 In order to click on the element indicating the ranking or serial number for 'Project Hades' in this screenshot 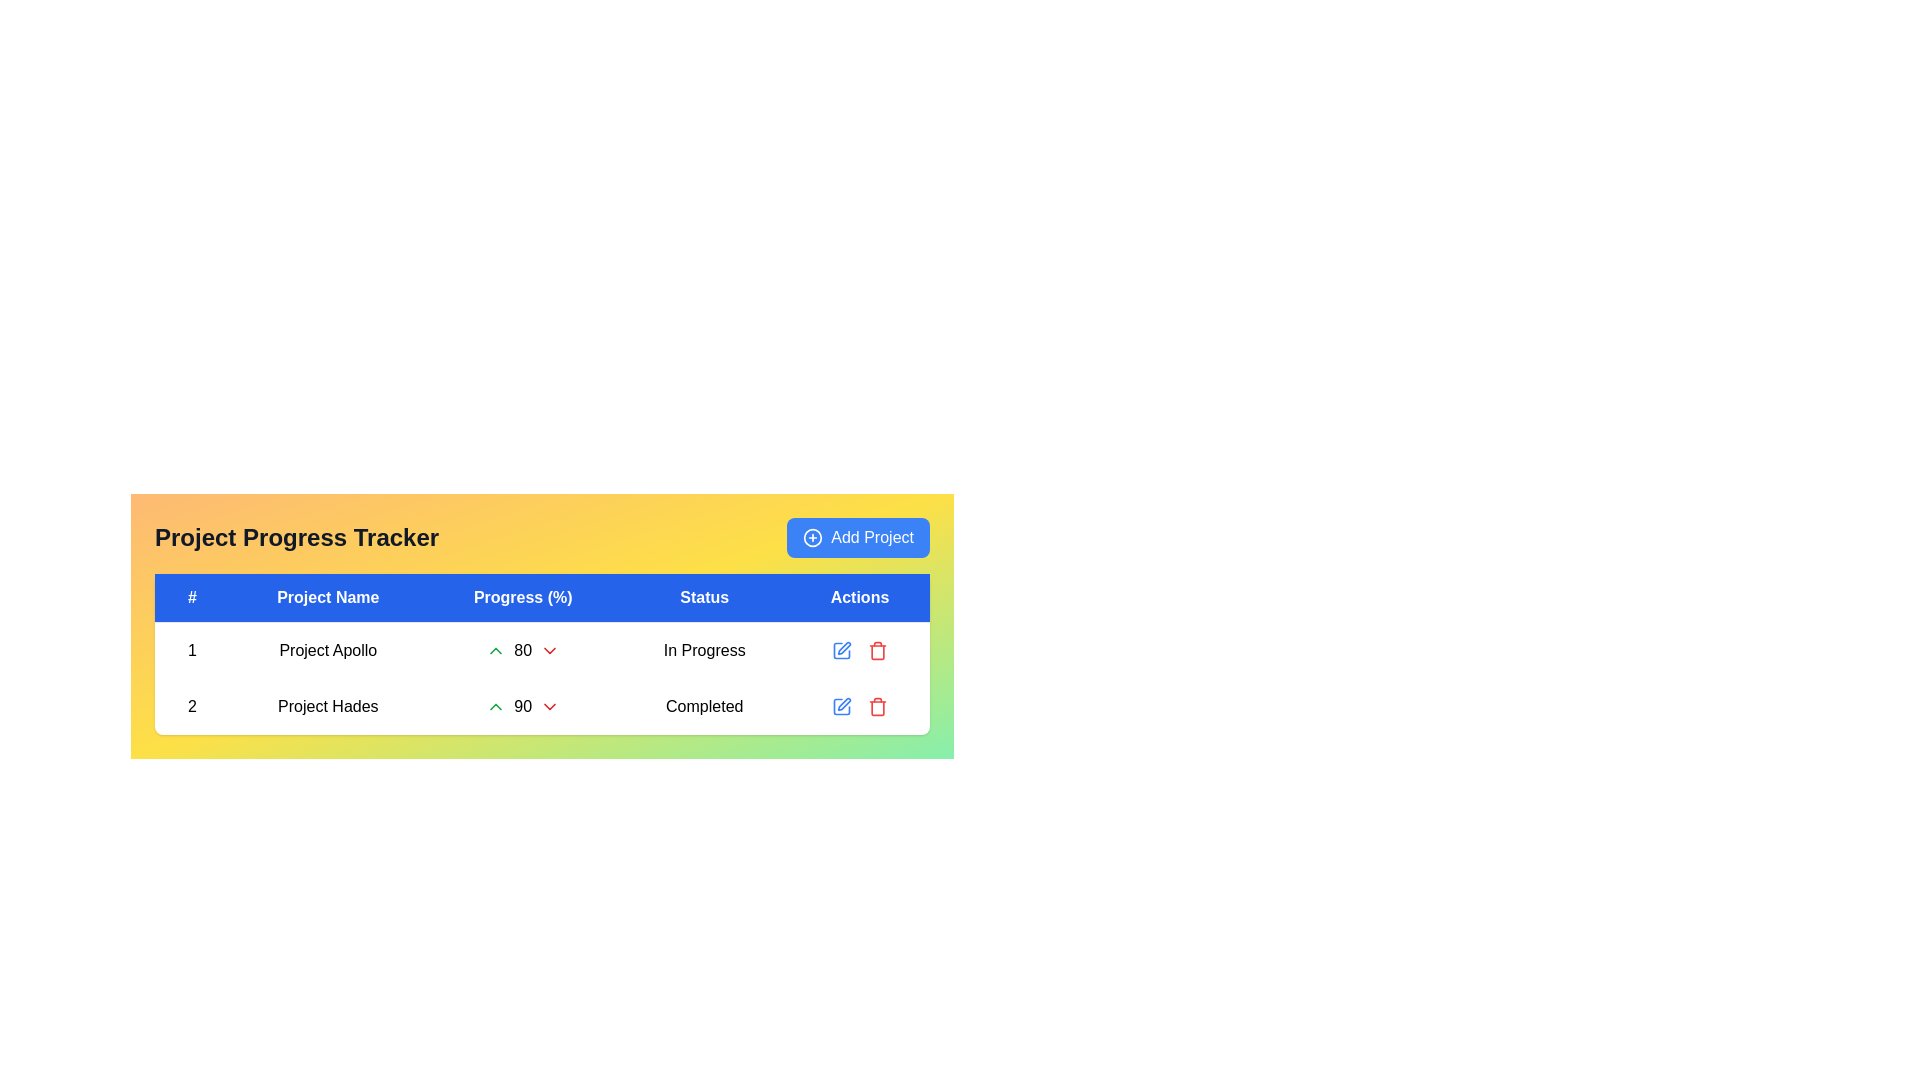, I will do `click(192, 705)`.